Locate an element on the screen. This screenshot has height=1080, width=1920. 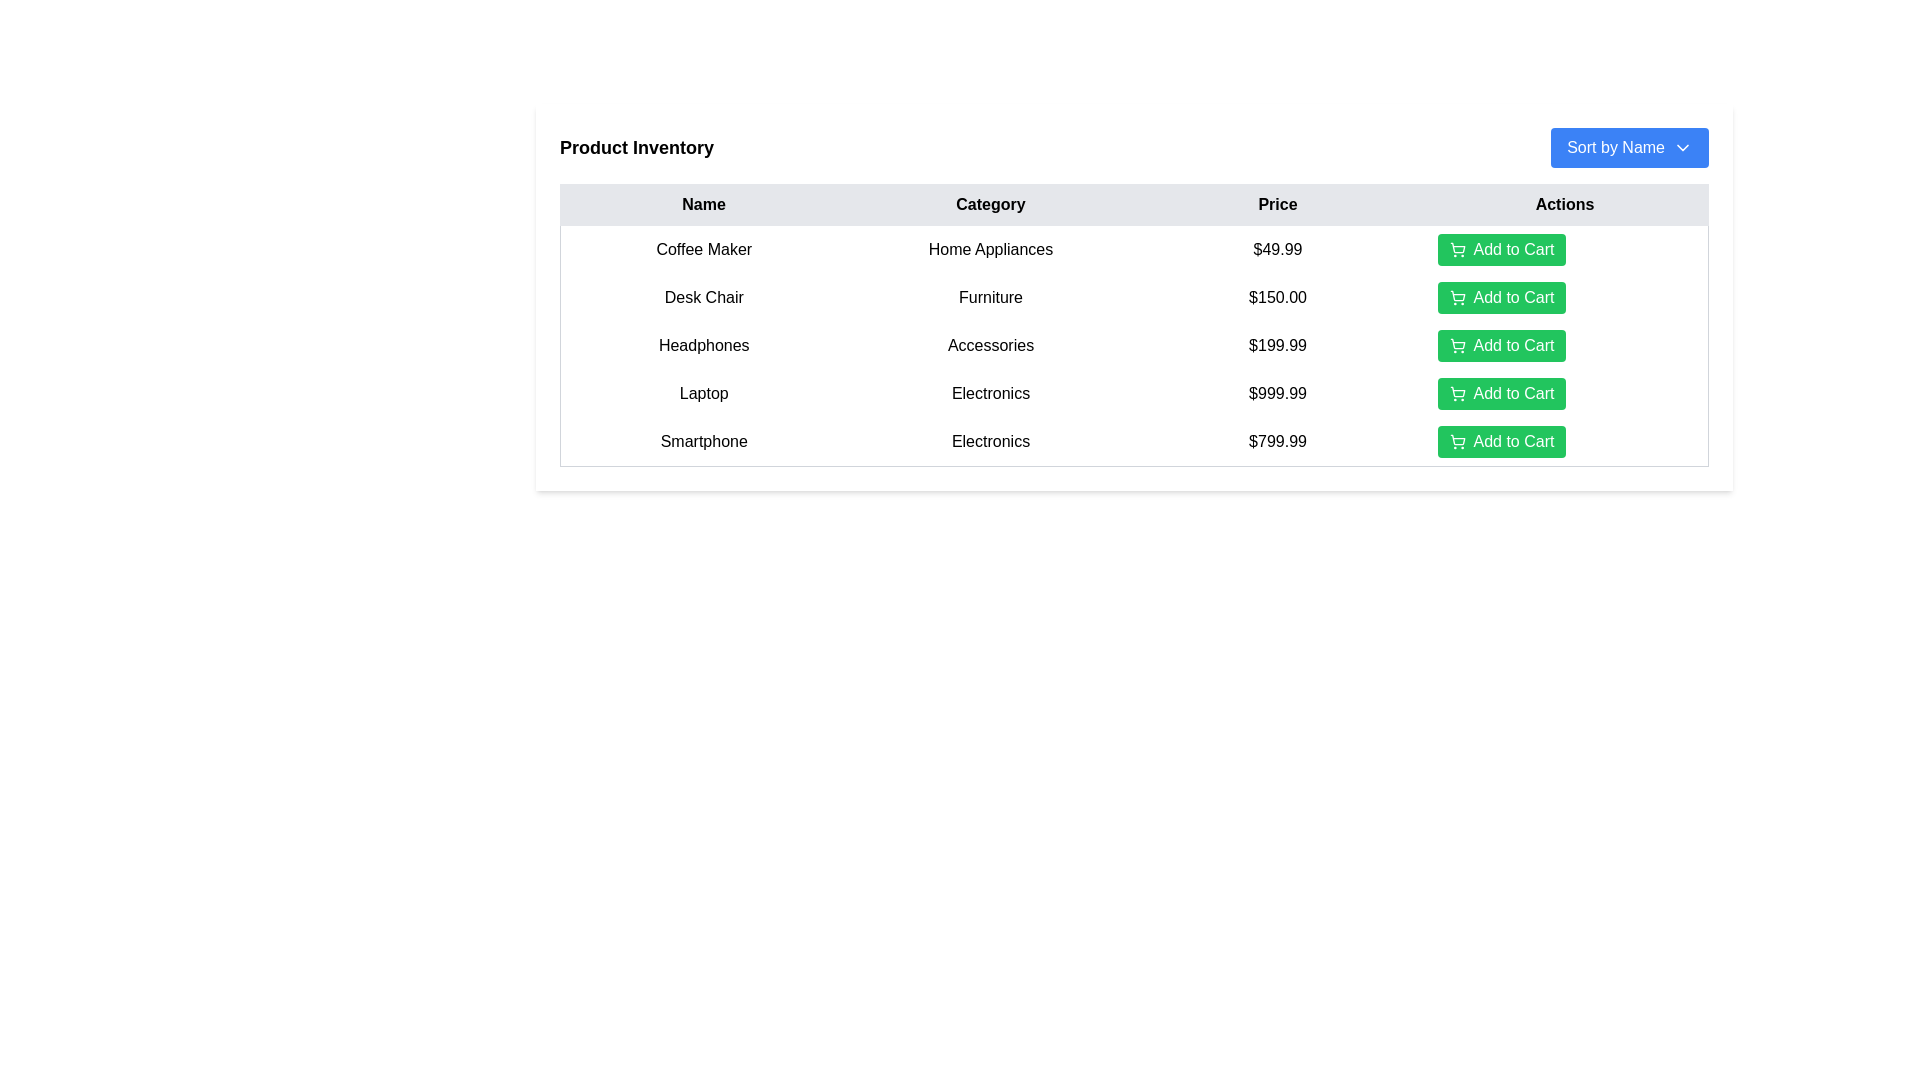
the text label displaying 'Accessories' located in the third row of the tabular layout, between 'Headphones' and '$199.99' is located at coordinates (990, 345).